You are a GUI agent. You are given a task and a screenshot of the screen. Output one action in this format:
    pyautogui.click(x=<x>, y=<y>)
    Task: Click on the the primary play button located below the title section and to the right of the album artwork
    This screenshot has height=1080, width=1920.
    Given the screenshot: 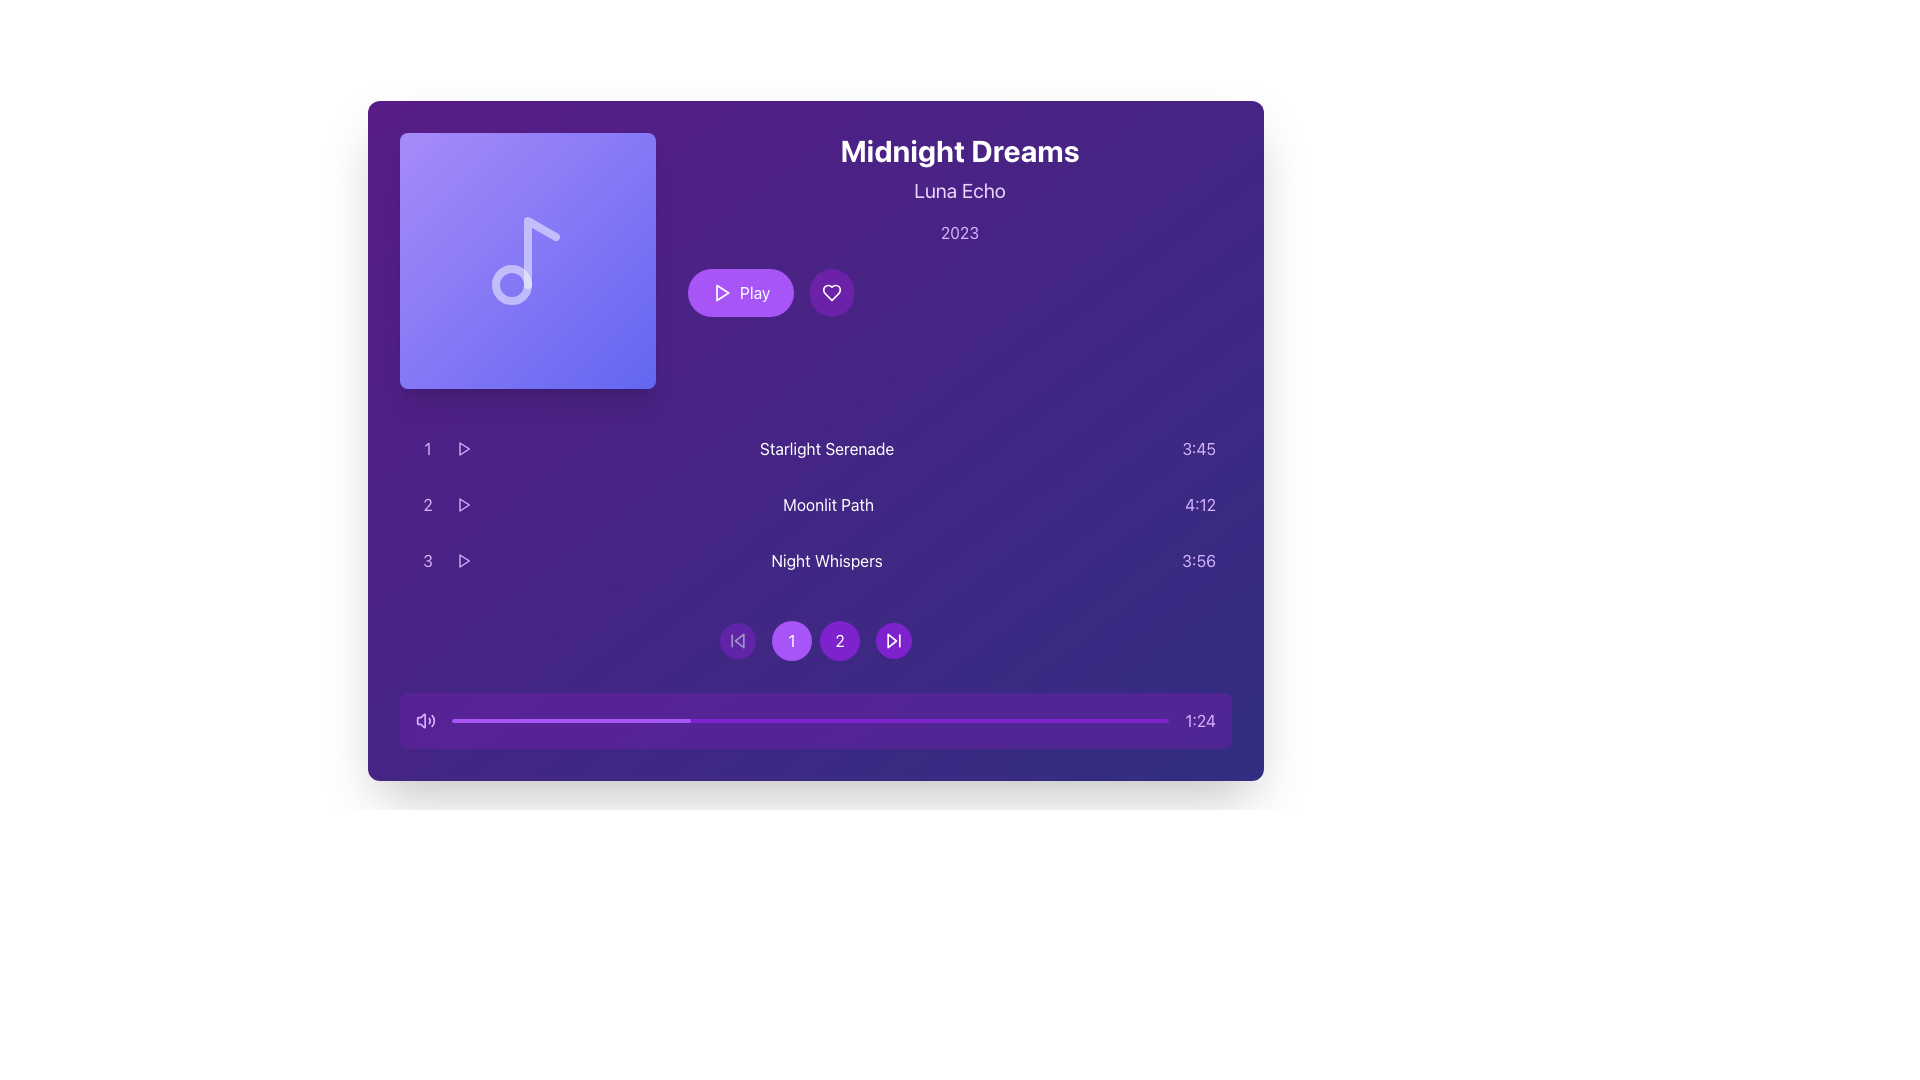 What is the action you would take?
    pyautogui.click(x=740, y=293)
    